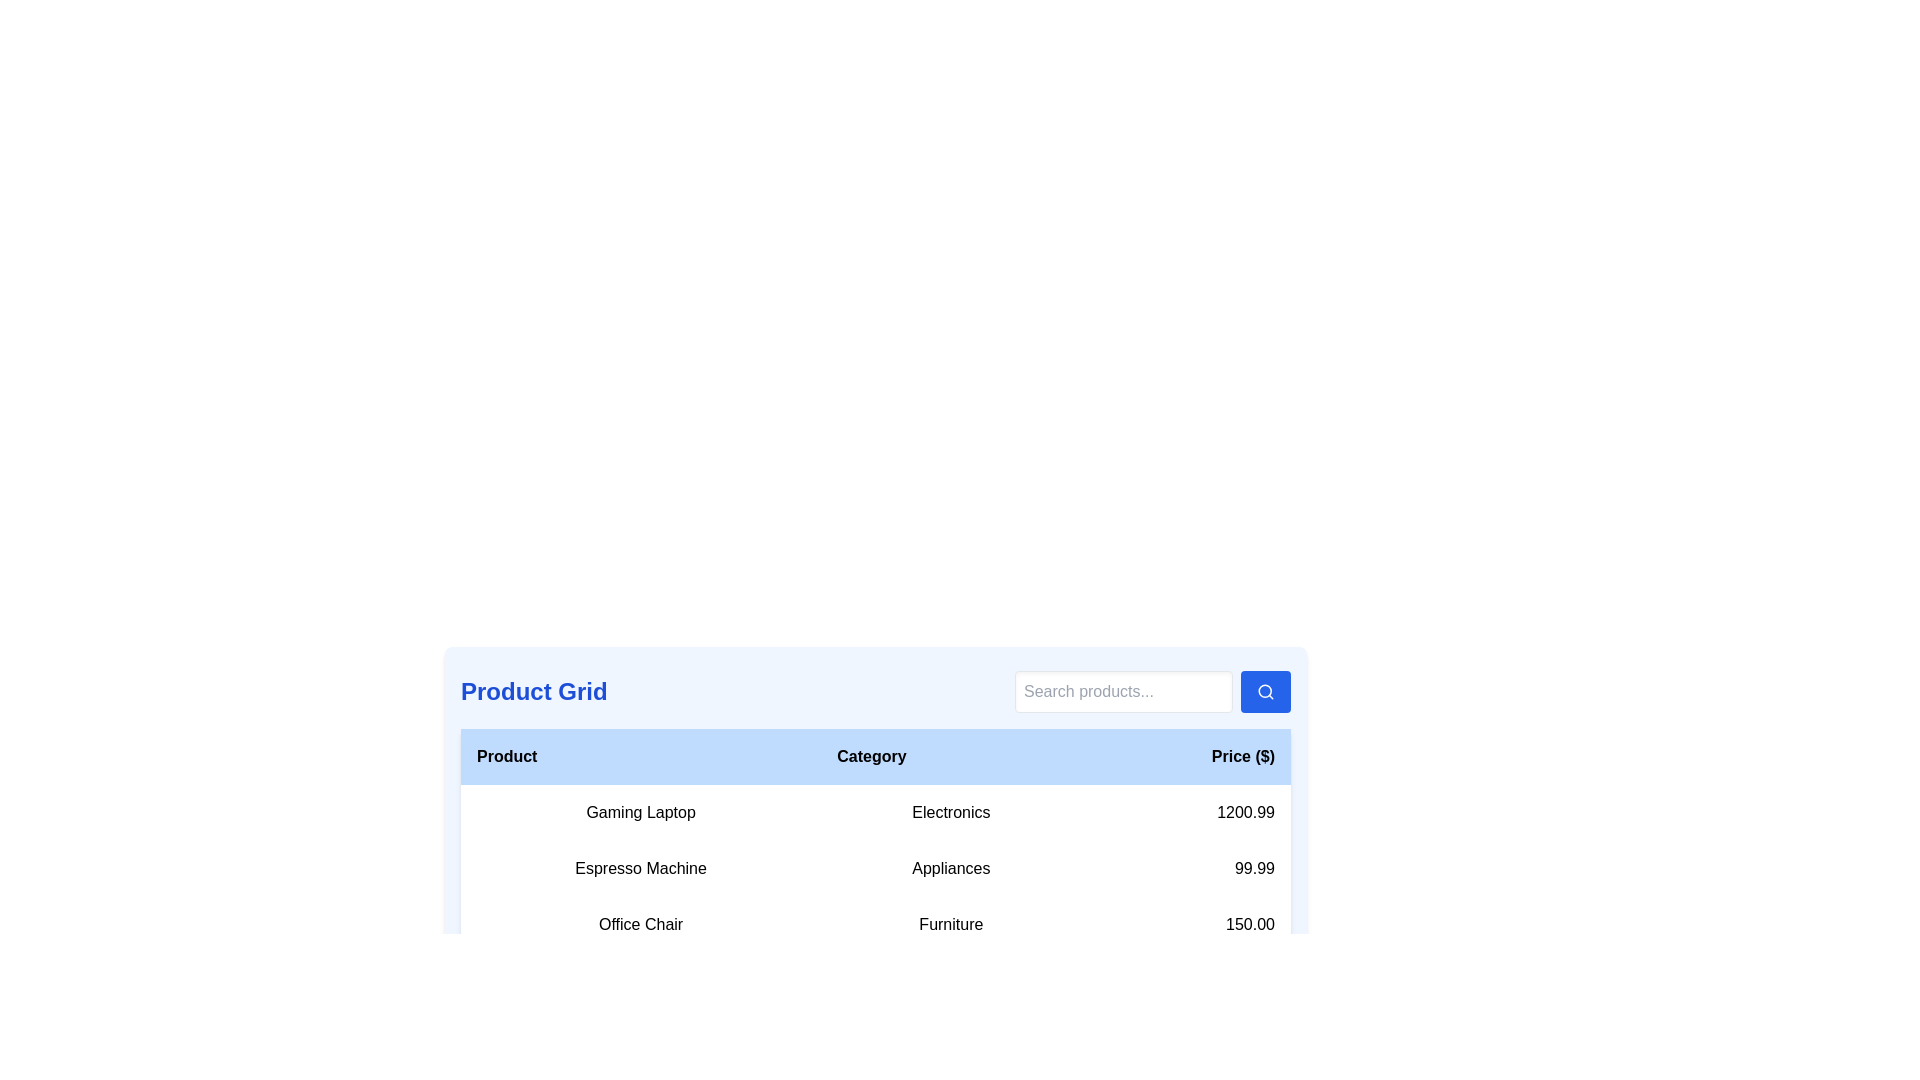  Describe the element at coordinates (875, 813) in the screenshot. I see `the first row of the table containing 'Gaming Laptop', 'Electronics', and '1200.99'` at that location.